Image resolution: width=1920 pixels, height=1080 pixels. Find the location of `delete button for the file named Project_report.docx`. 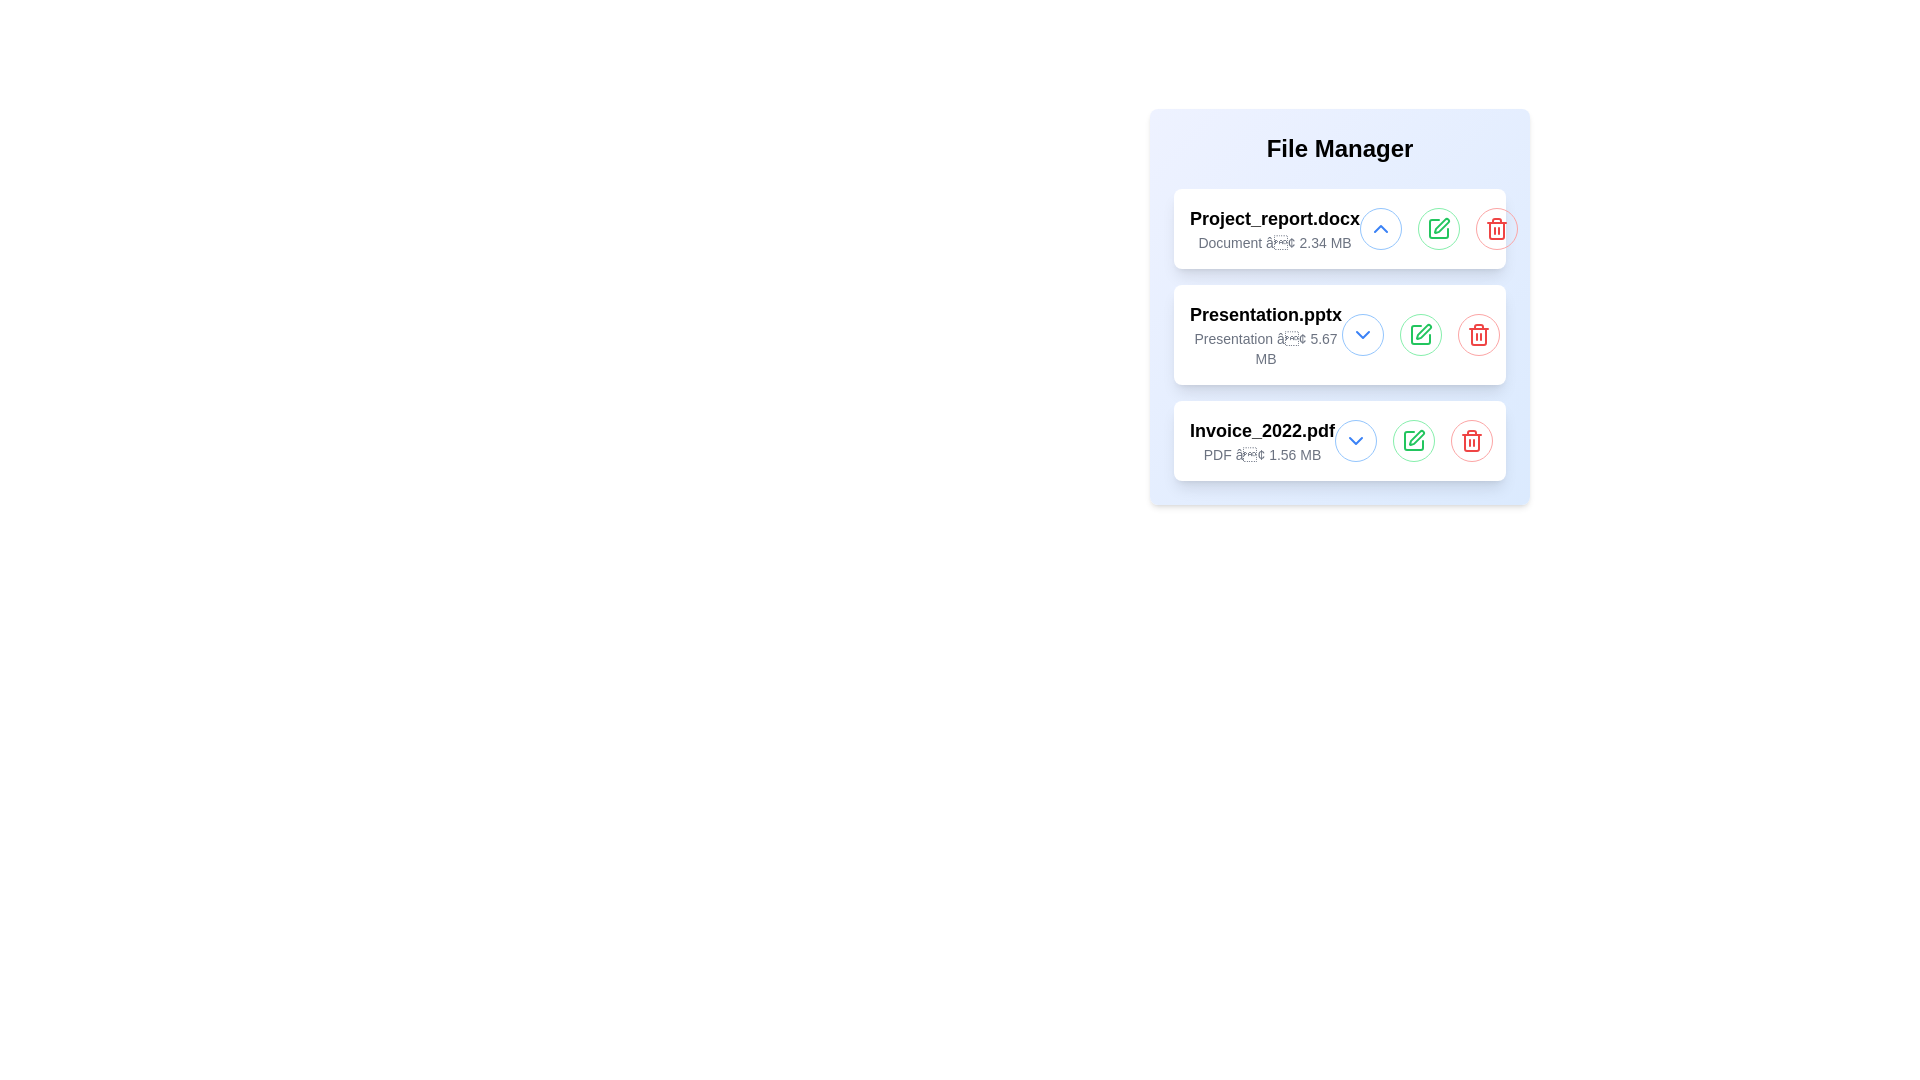

delete button for the file named Project_report.docx is located at coordinates (1497, 227).